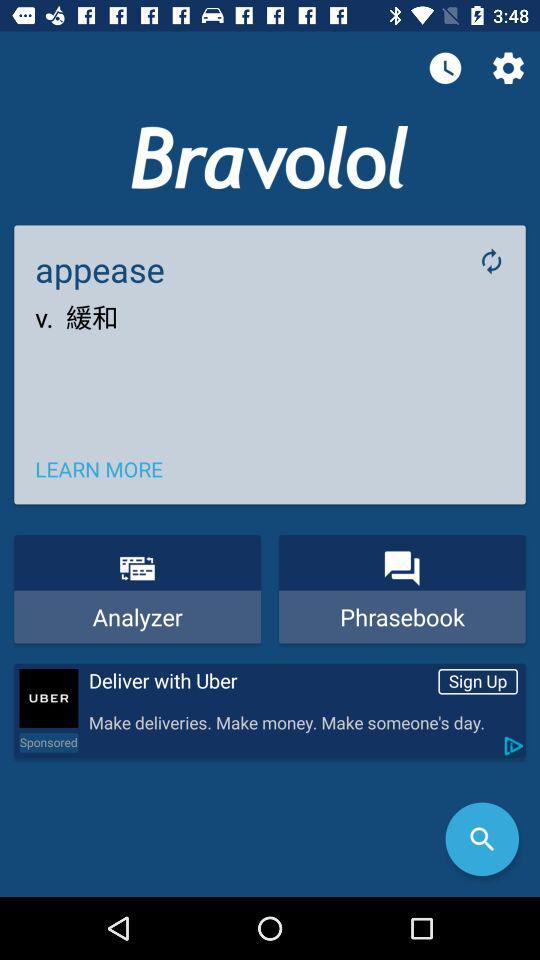  Describe the element at coordinates (48, 698) in the screenshot. I see `access uber official website` at that location.